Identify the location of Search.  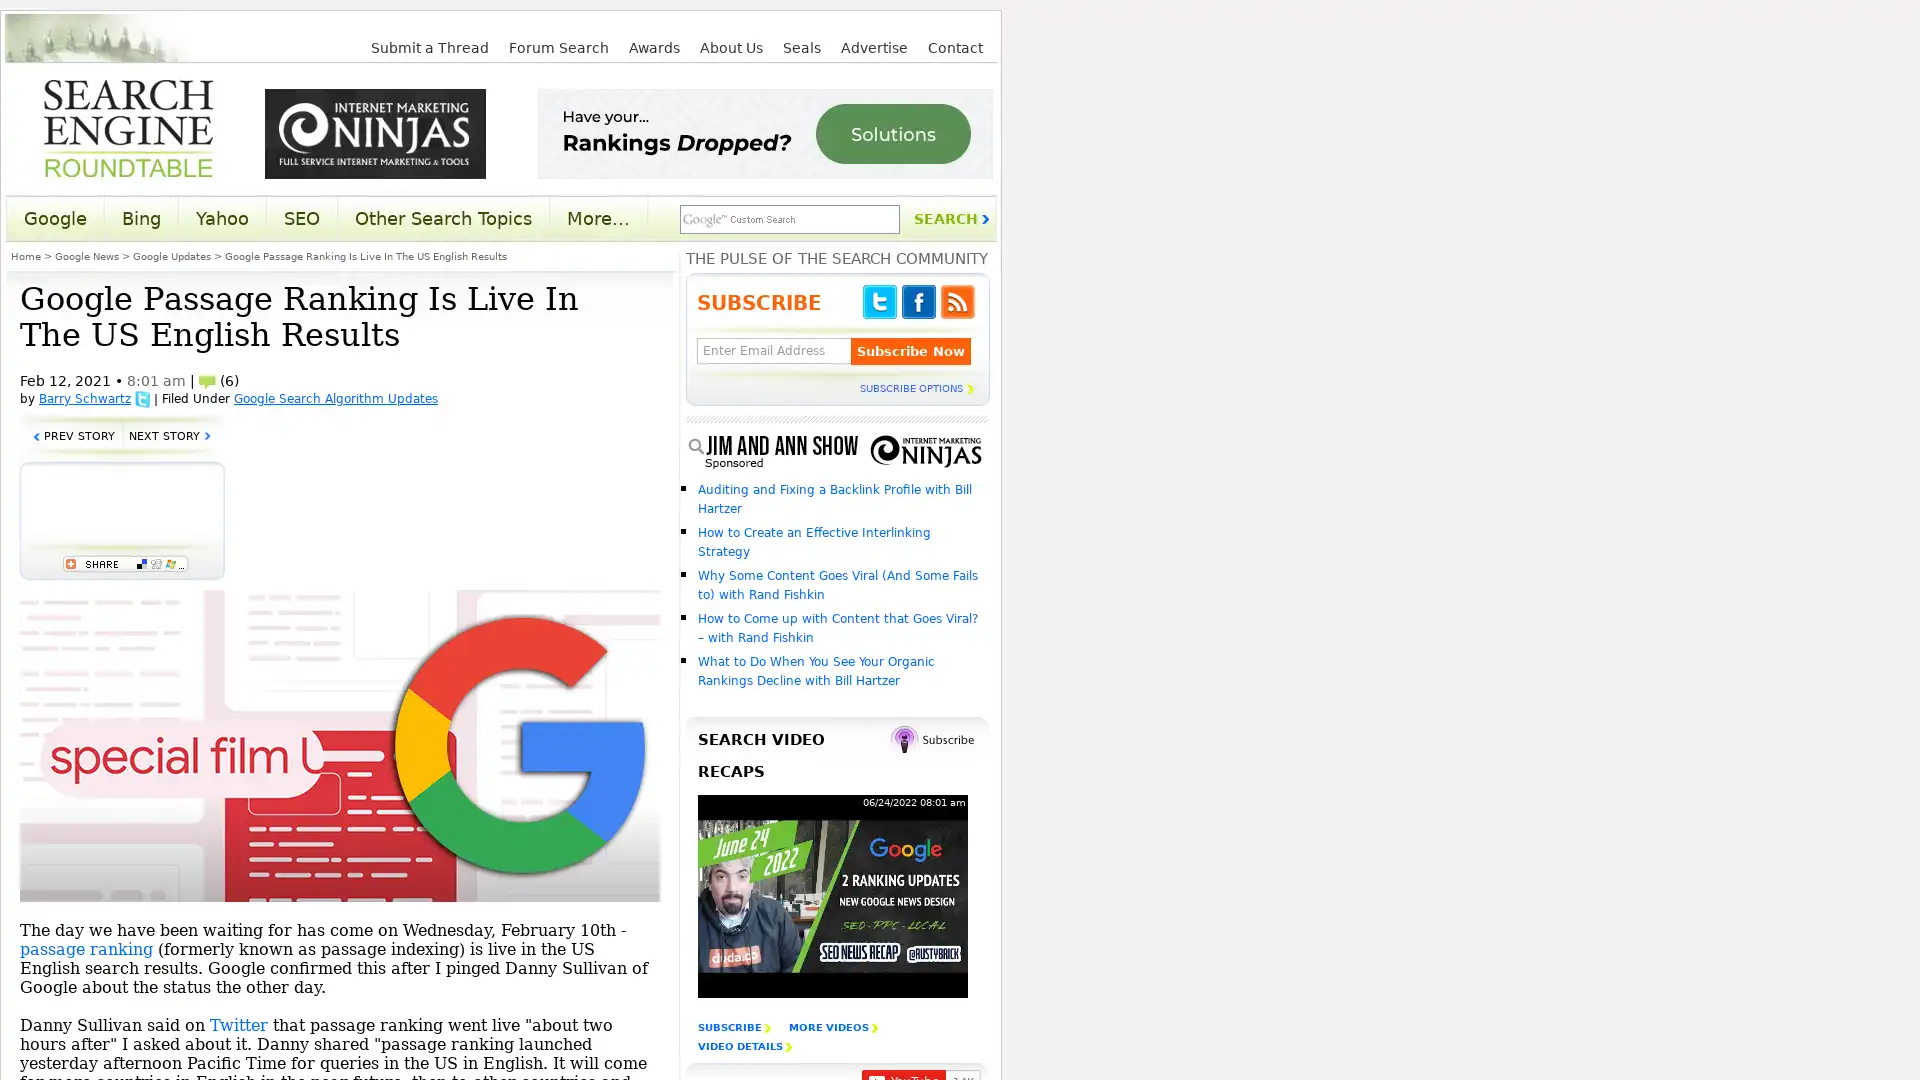
(950, 219).